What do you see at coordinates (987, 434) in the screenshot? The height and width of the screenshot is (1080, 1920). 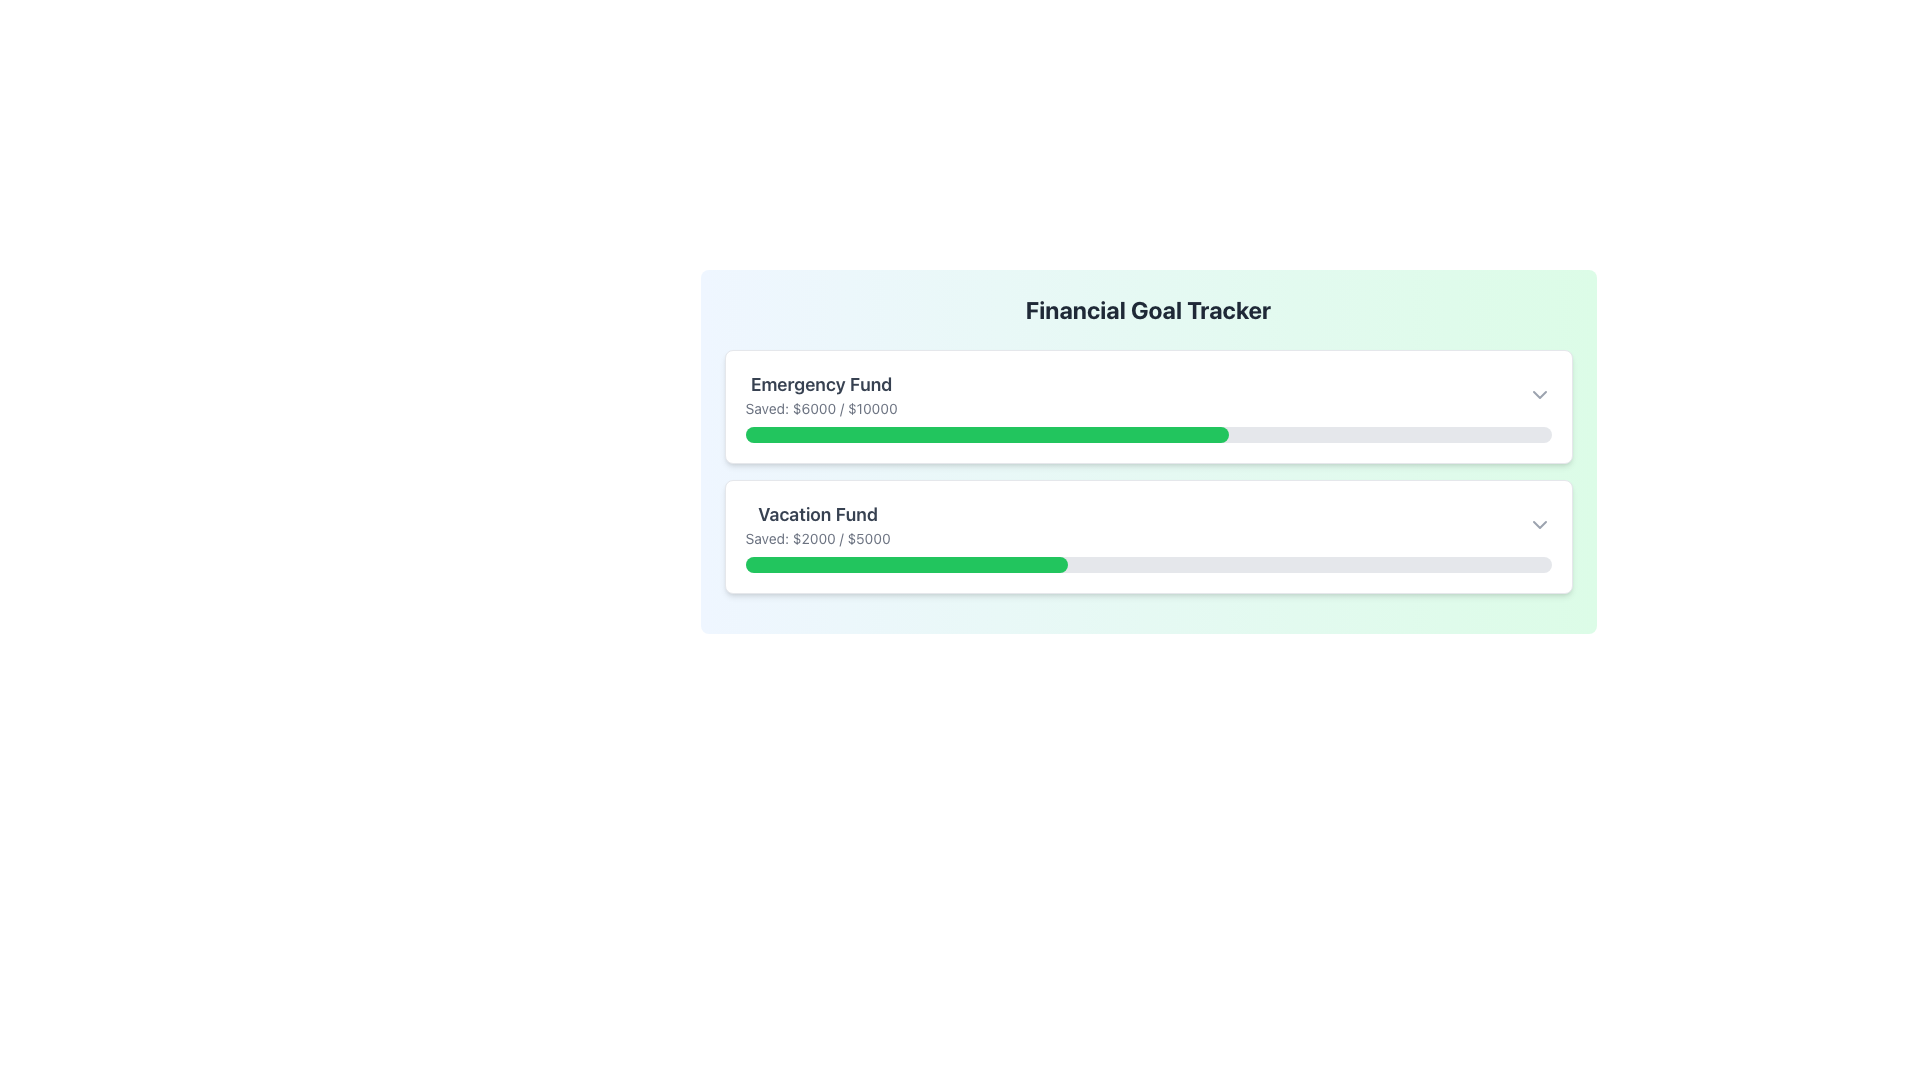 I see `the Progress Bar that indicates 60% savings for the Emergency Fund, which is located under the 'Emergency Fund' label` at bounding box center [987, 434].